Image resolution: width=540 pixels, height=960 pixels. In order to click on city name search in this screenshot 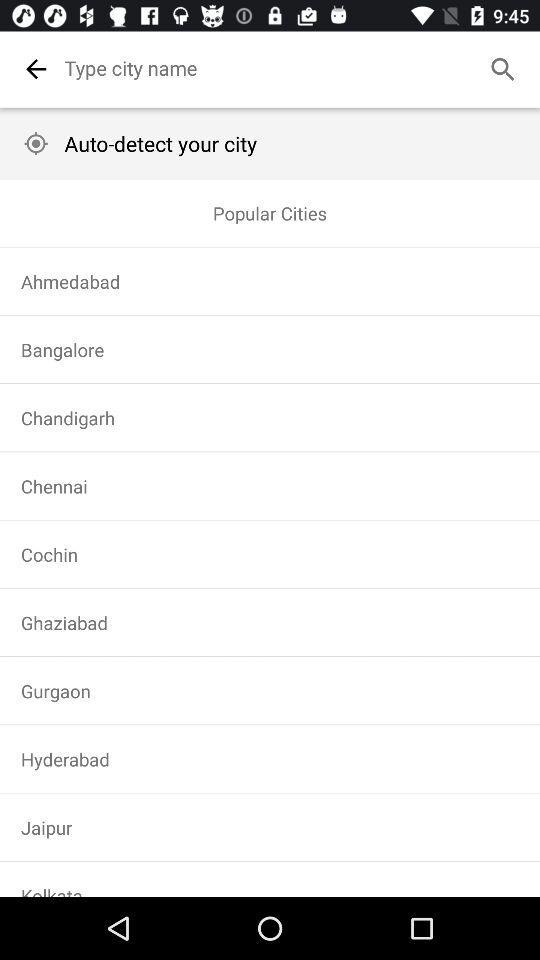, I will do `click(294, 68)`.